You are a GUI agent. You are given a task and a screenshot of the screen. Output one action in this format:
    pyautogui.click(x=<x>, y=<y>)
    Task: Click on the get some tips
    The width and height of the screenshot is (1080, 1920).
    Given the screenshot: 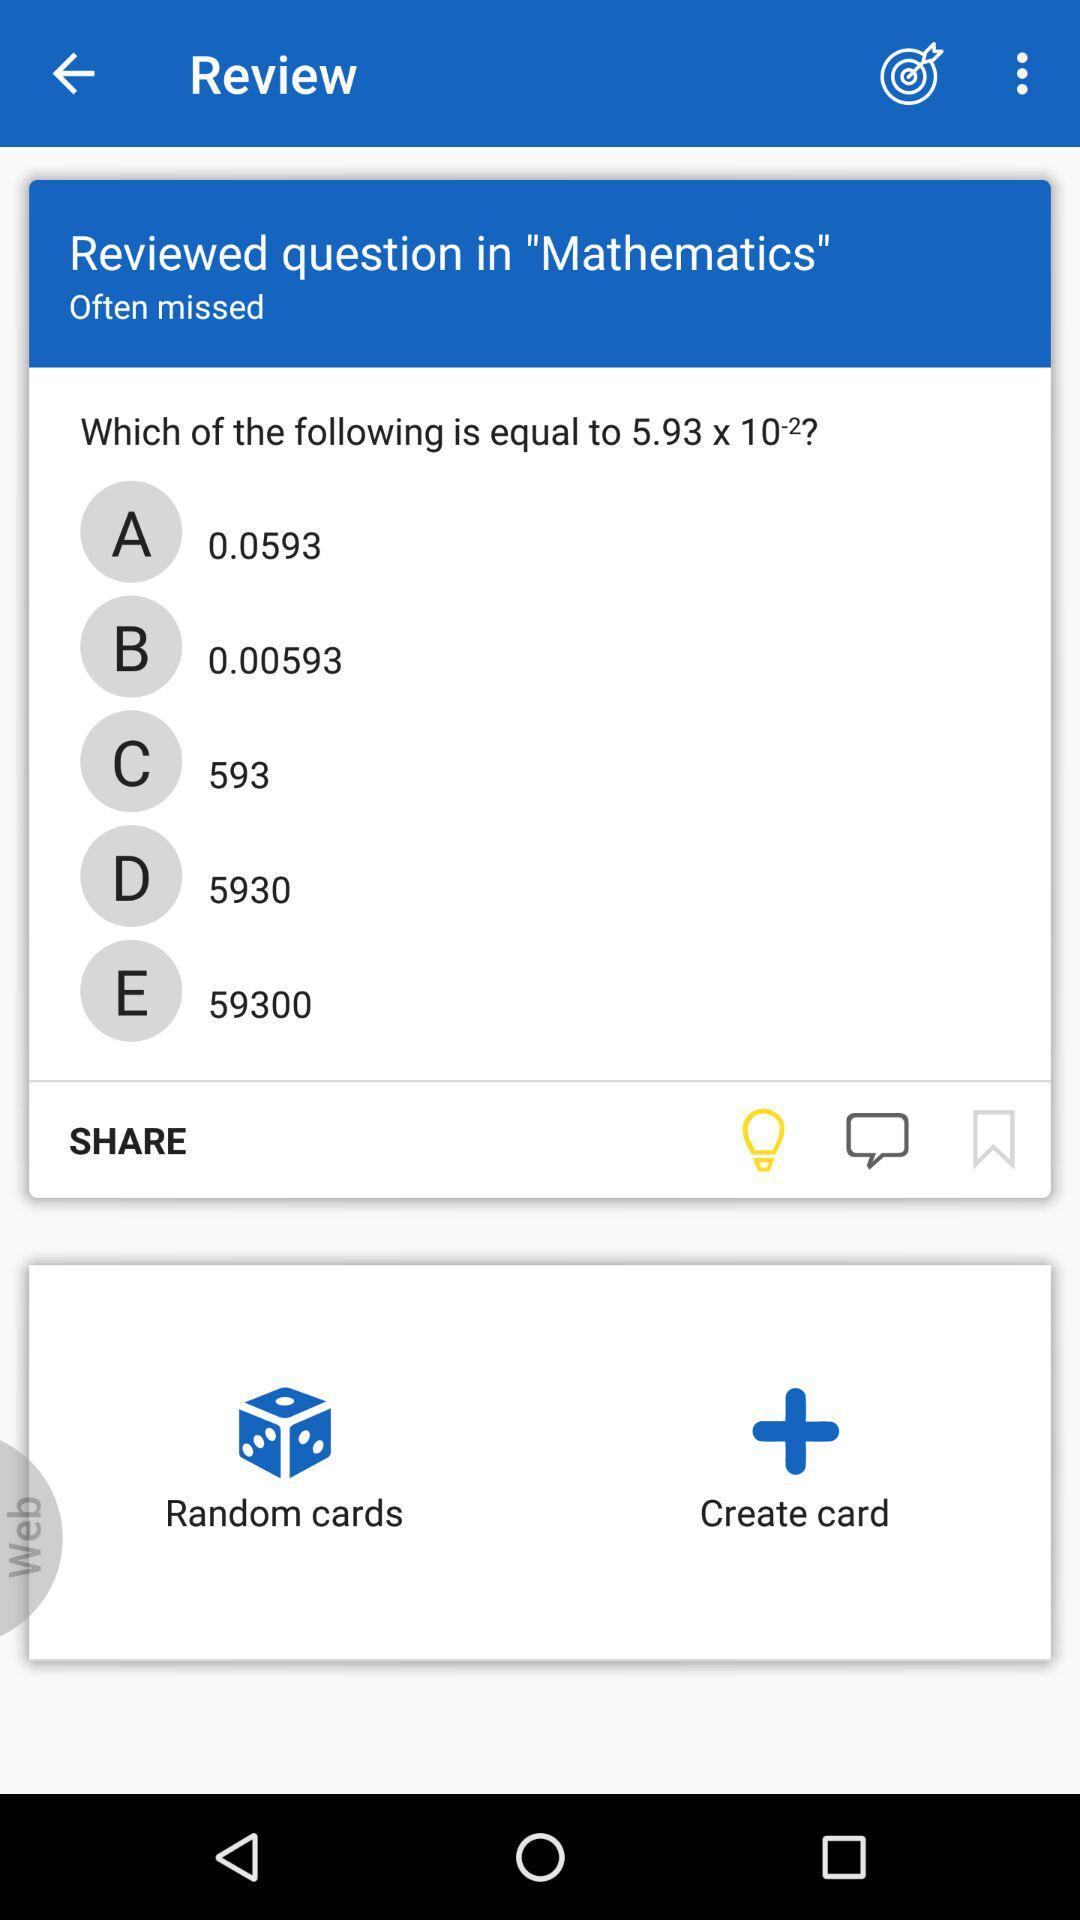 What is the action you would take?
    pyautogui.click(x=762, y=1140)
    